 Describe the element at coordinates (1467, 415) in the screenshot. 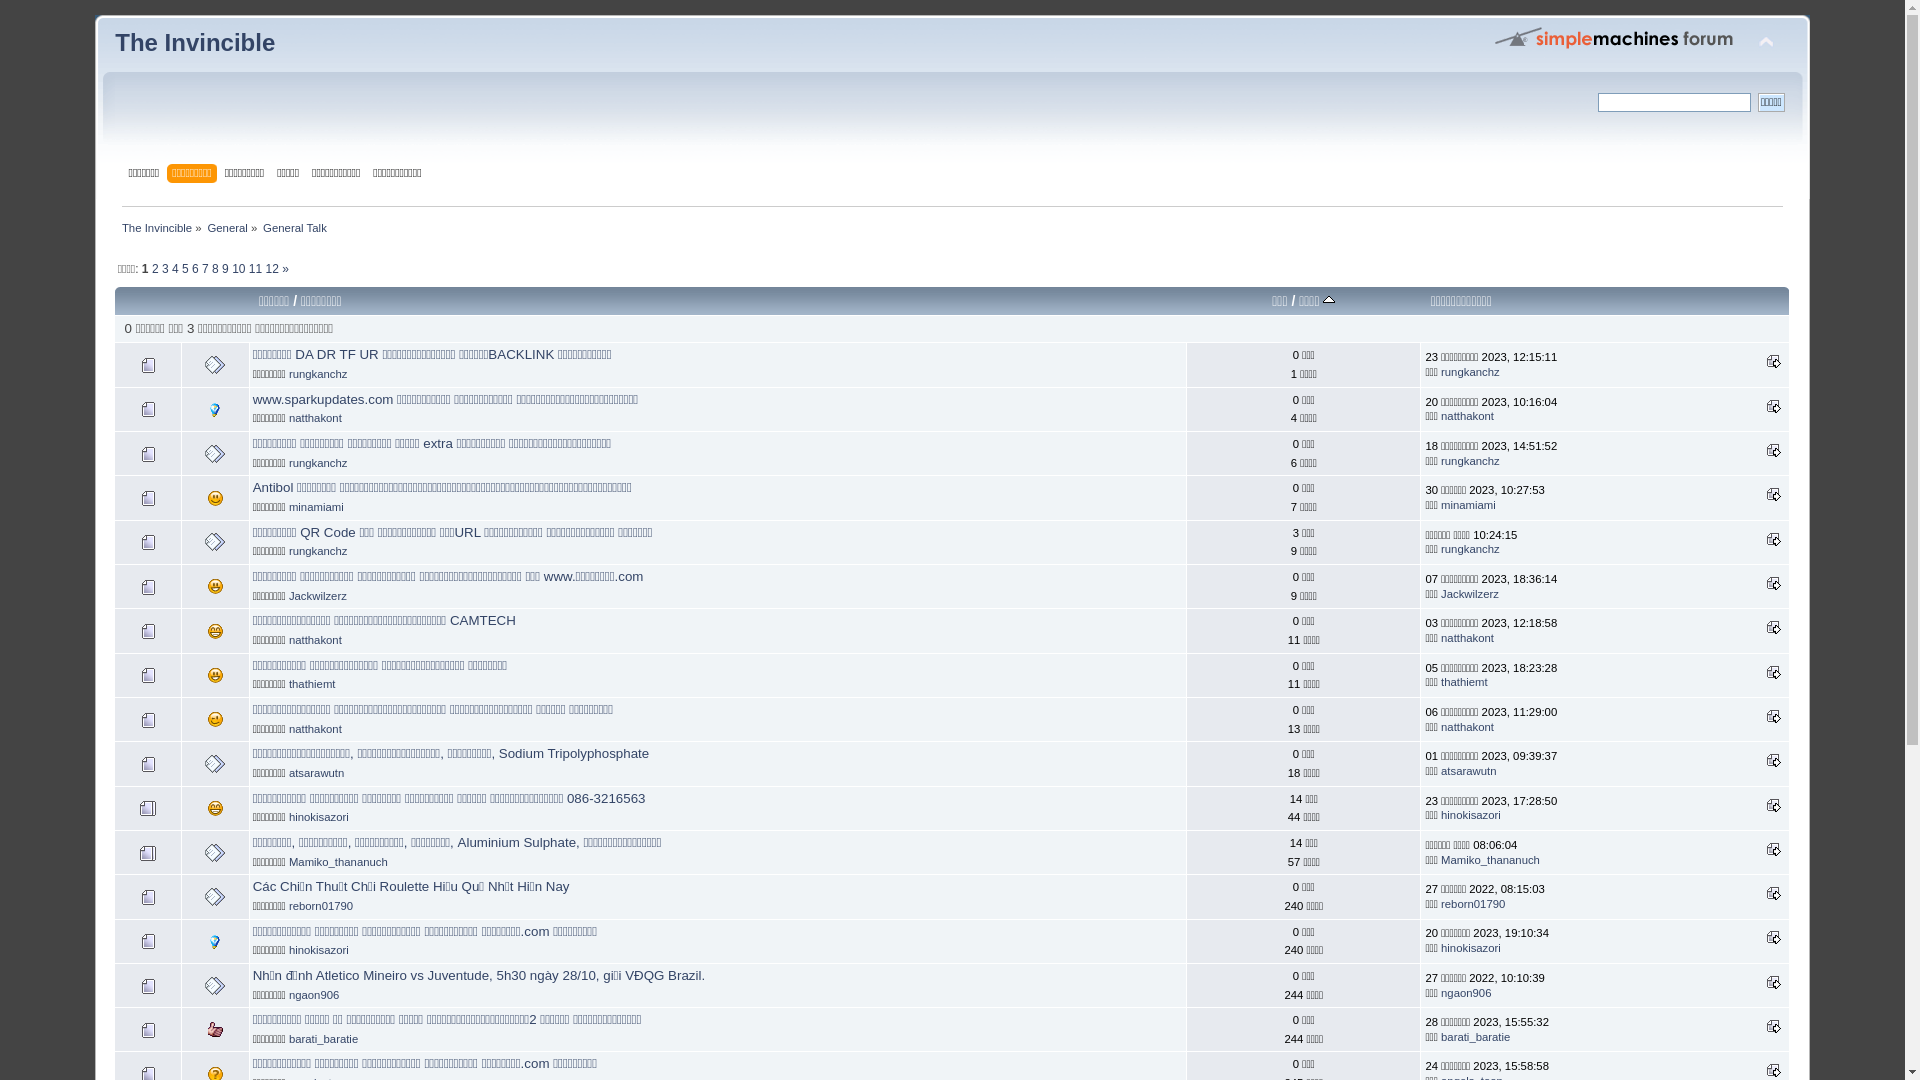

I see `'natthakont'` at that location.